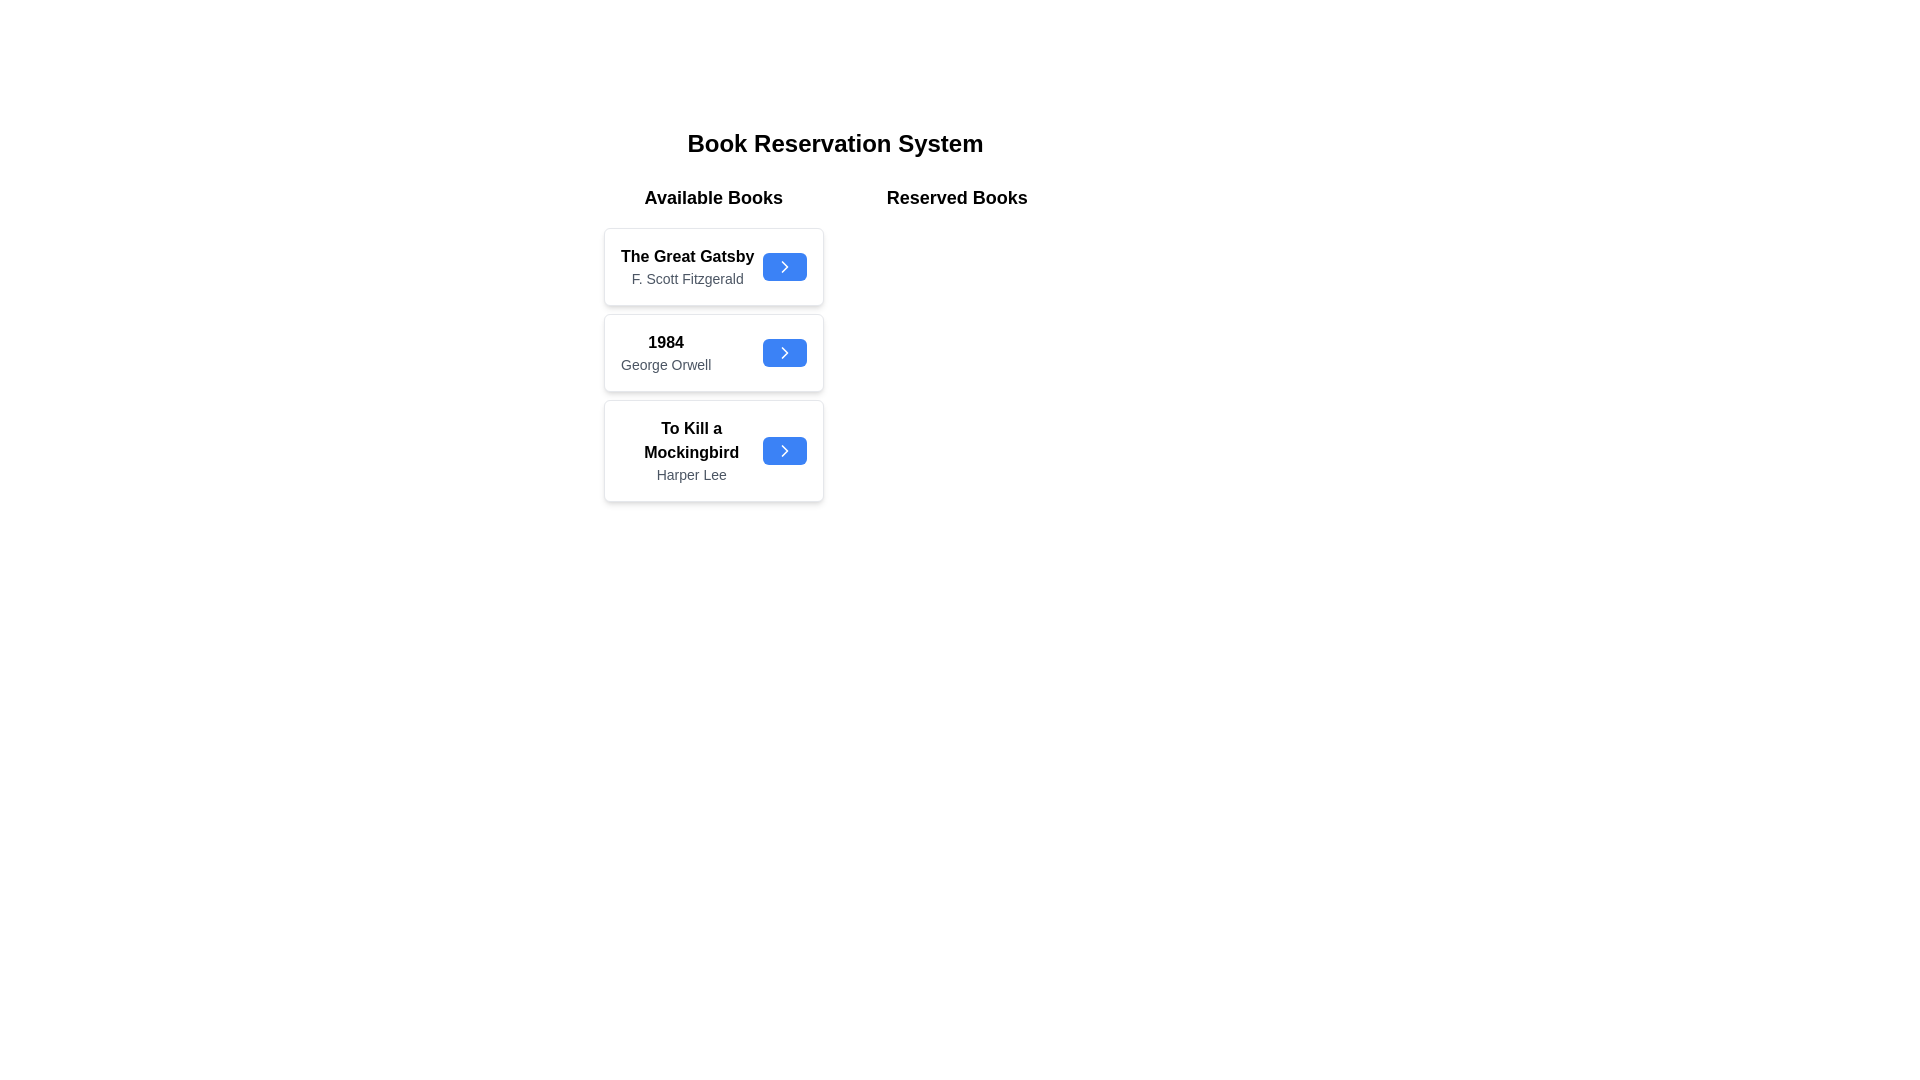 Image resolution: width=1920 pixels, height=1080 pixels. What do you see at coordinates (687, 256) in the screenshot?
I see `the static text label indicating the title of the book 'The Great Gatsby', which is positioned at the top of the vertical layout in the 'Available Books' section` at bounding box center [687, 256].